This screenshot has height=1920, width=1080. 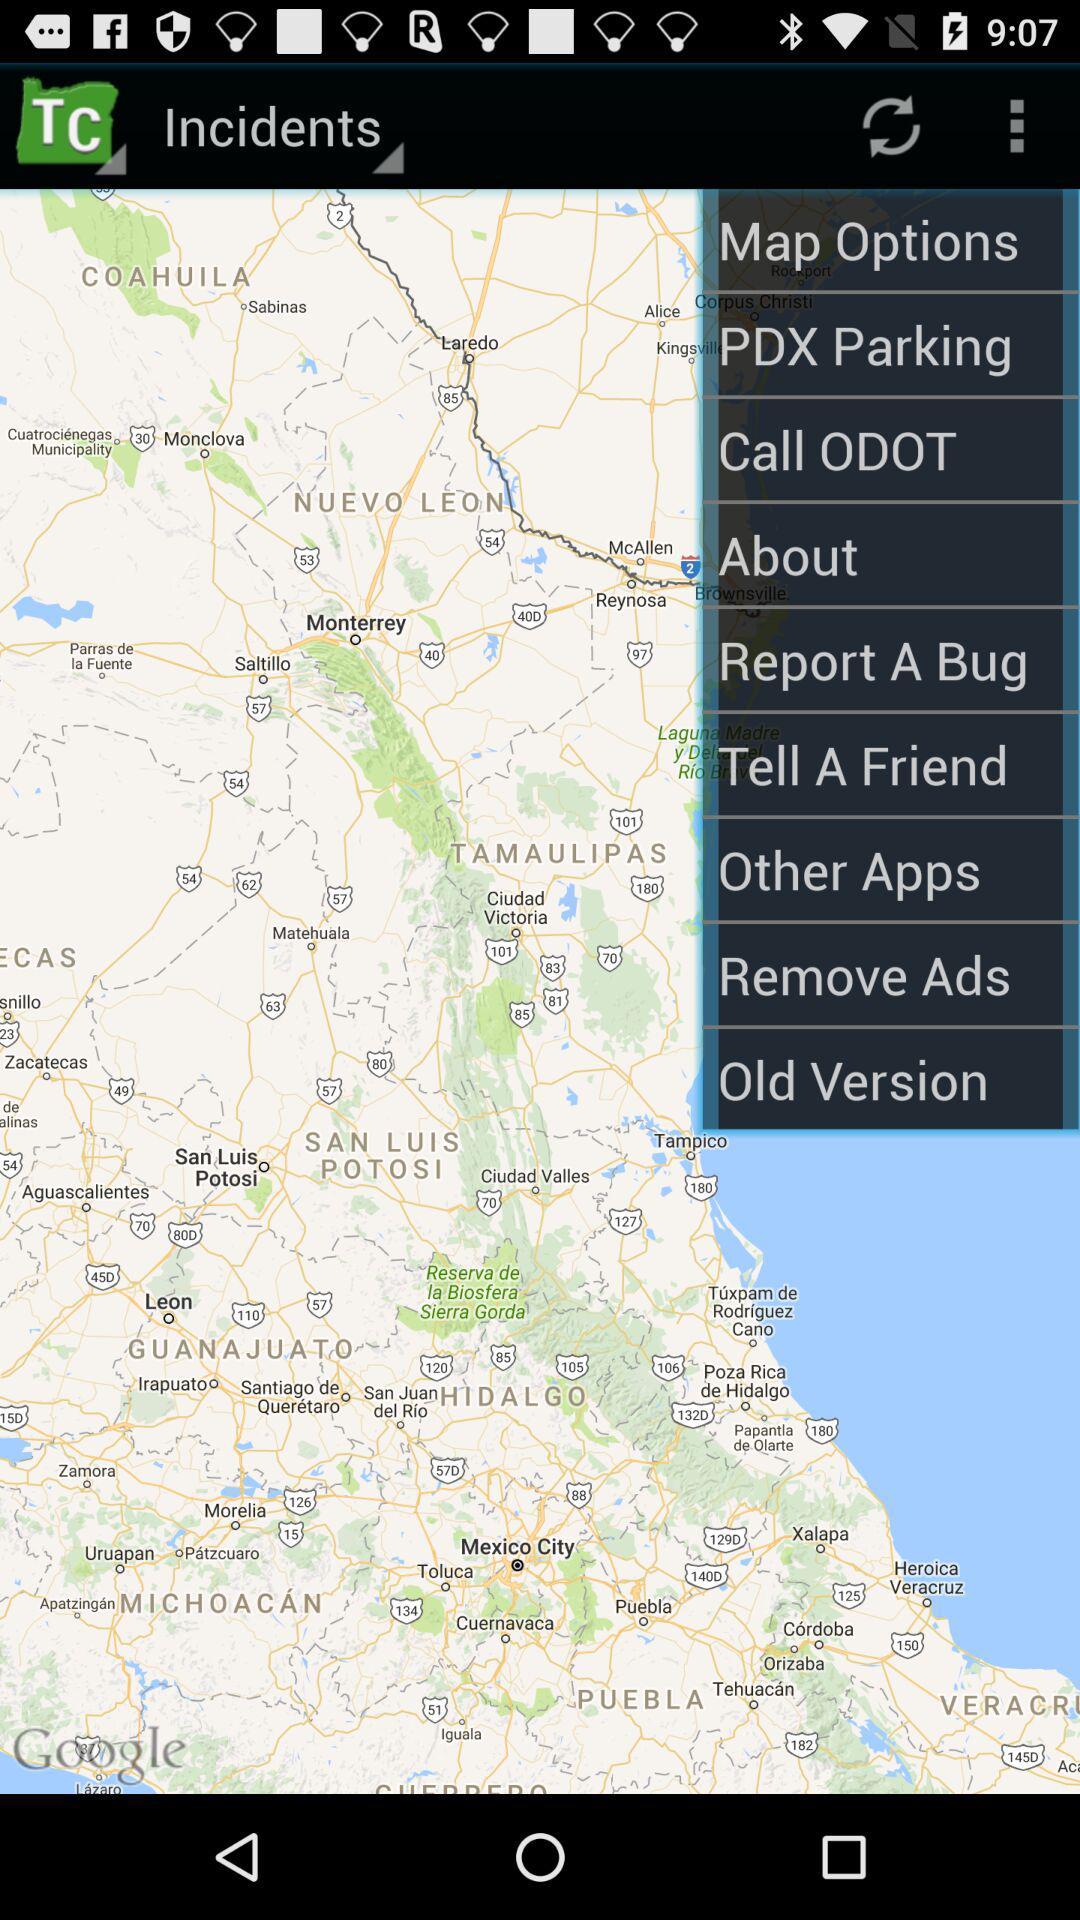 What do you see at coordinates (72, 124) in the screenshot?
I see `app next to incidents` at bounding box center [72, 124].